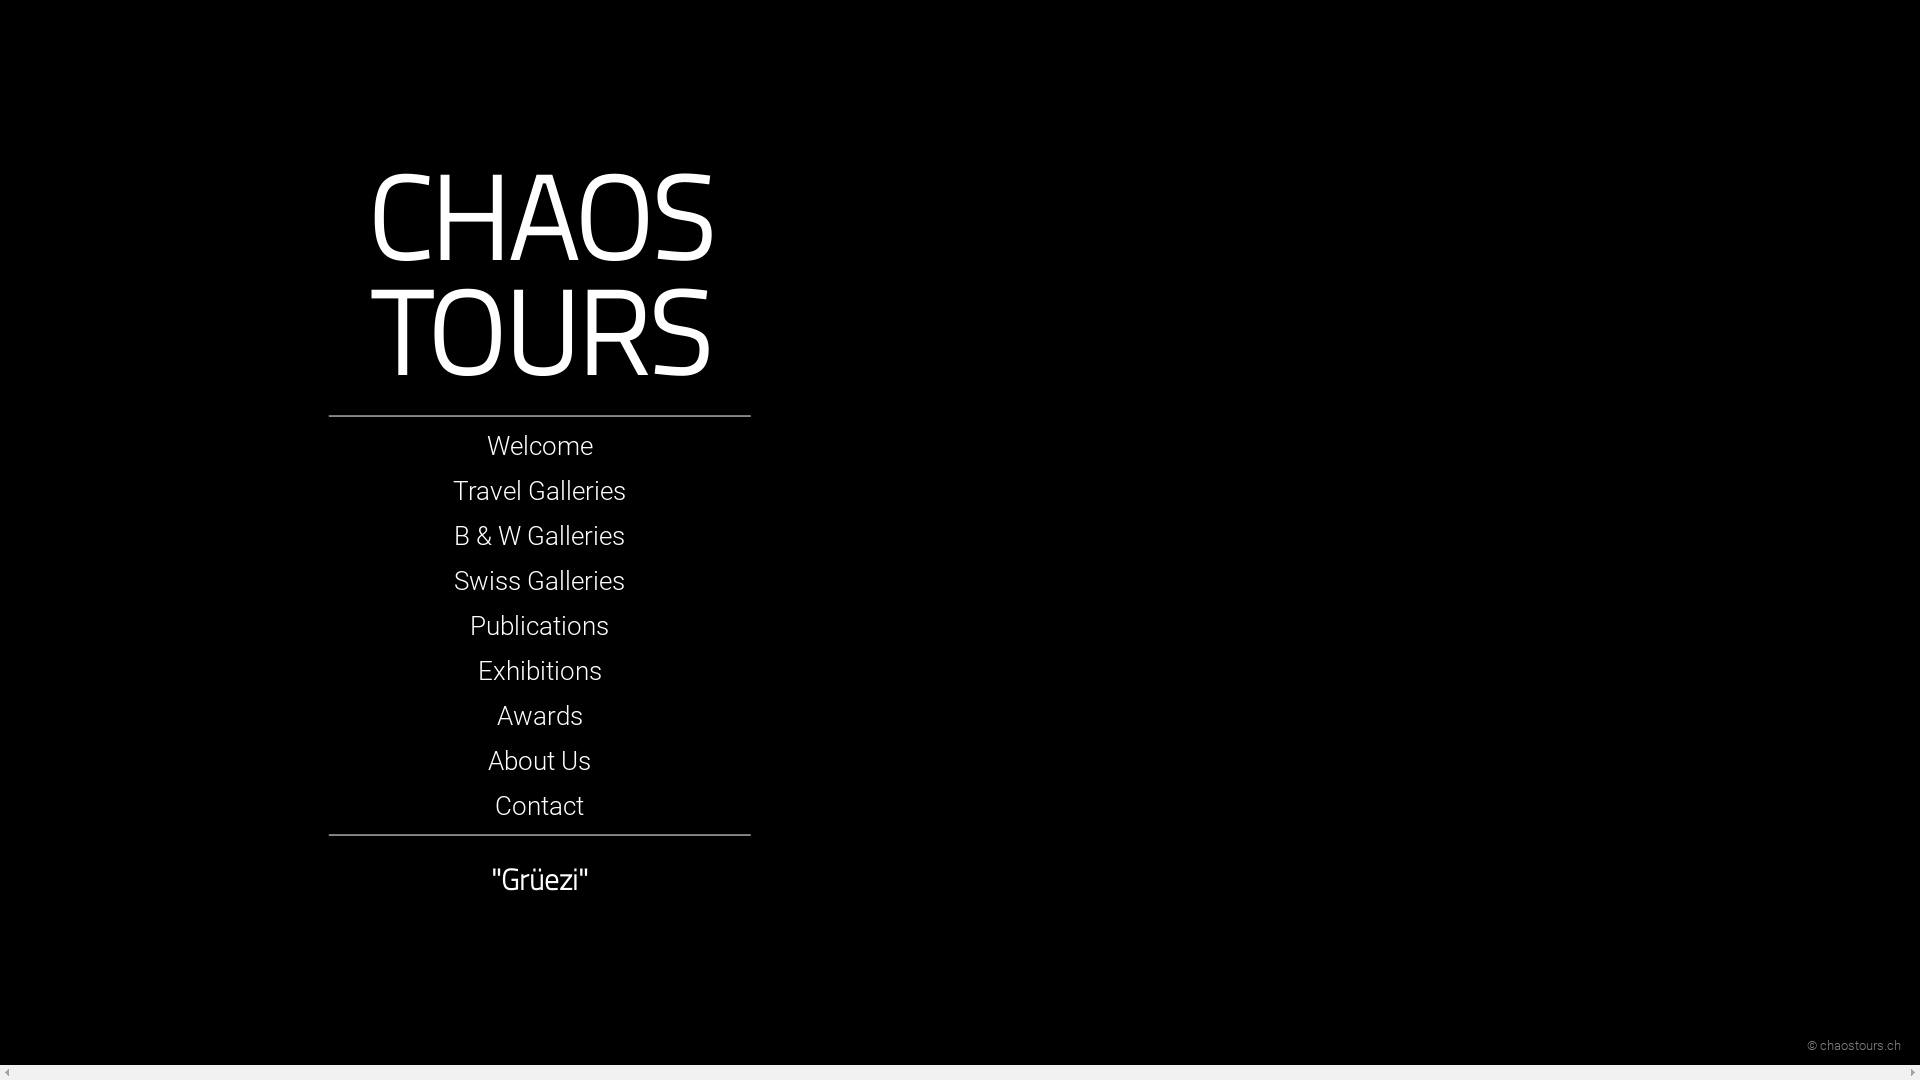 The height and width of the screenshot is (1080, 1920). I want to click on 'Contact', so click(494, 805).